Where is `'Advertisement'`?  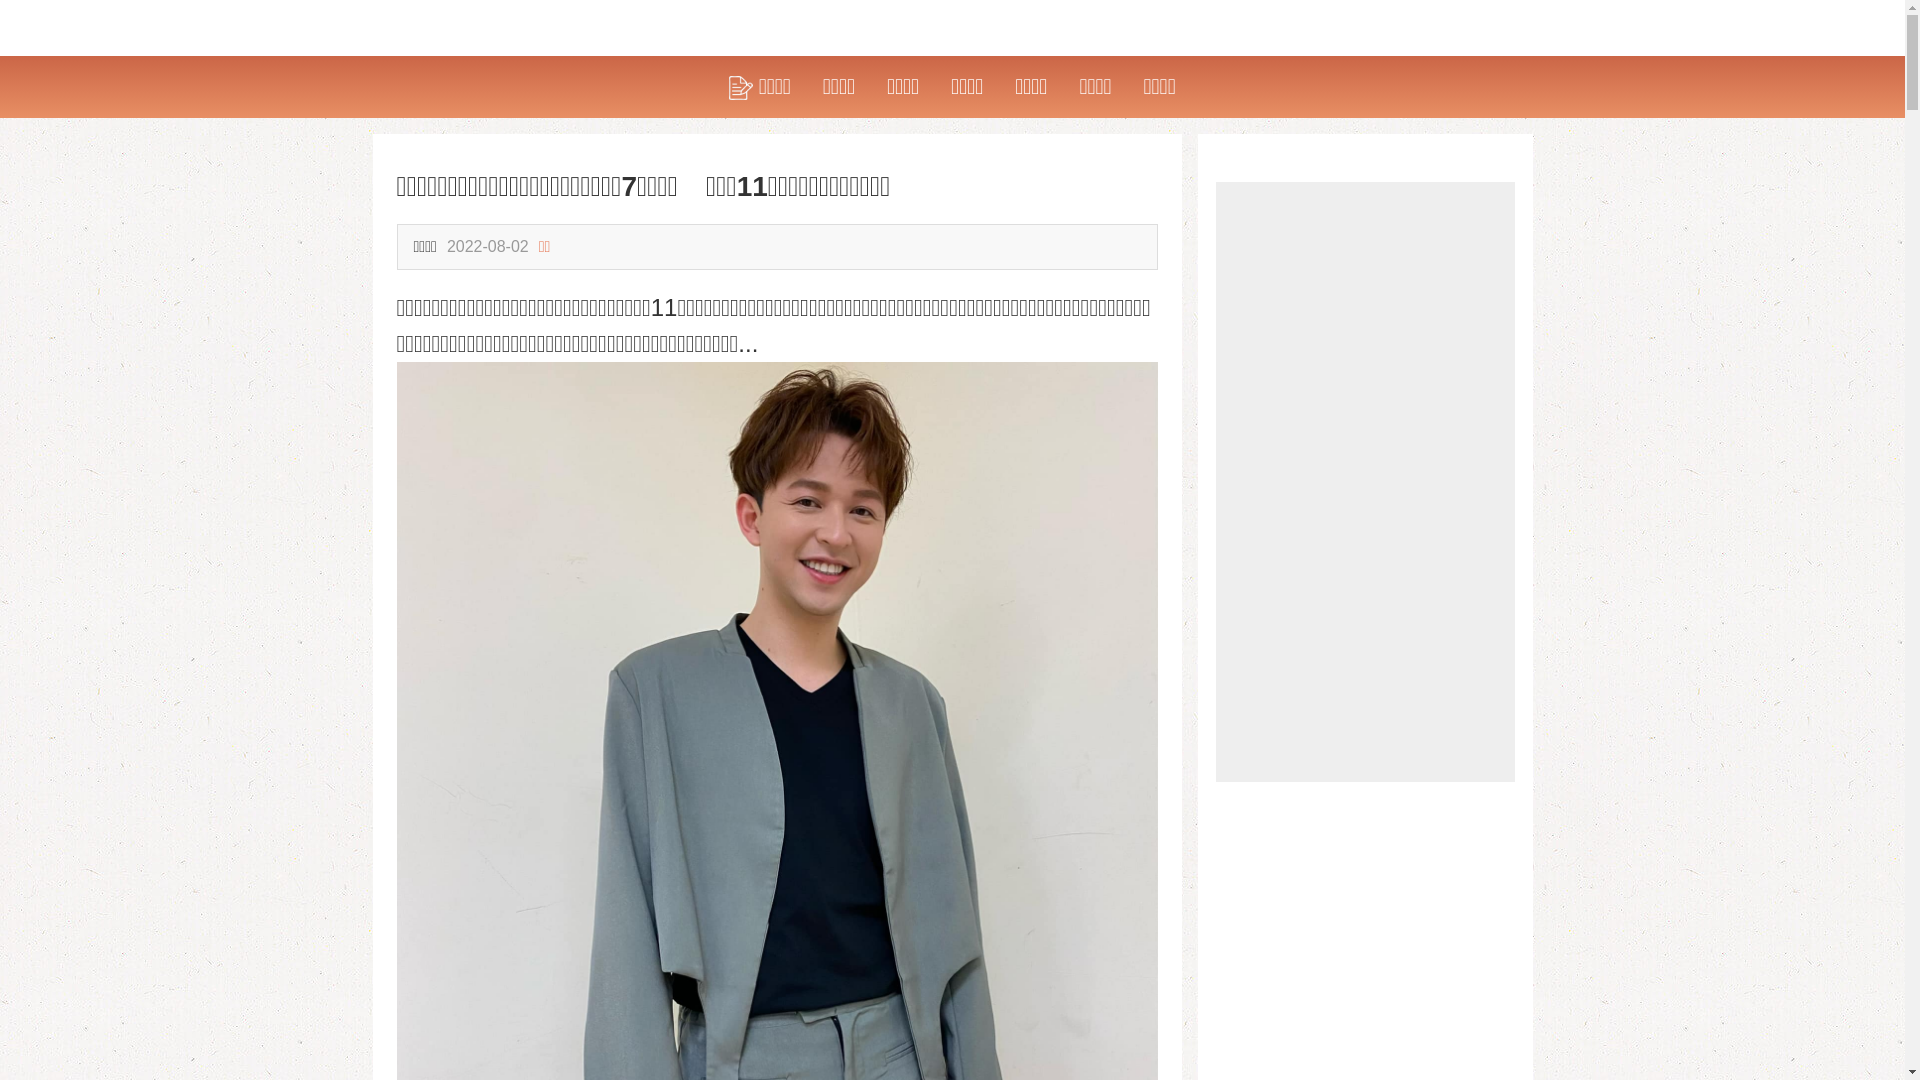 'Advertisement' is located at coordinates (1365, 482).